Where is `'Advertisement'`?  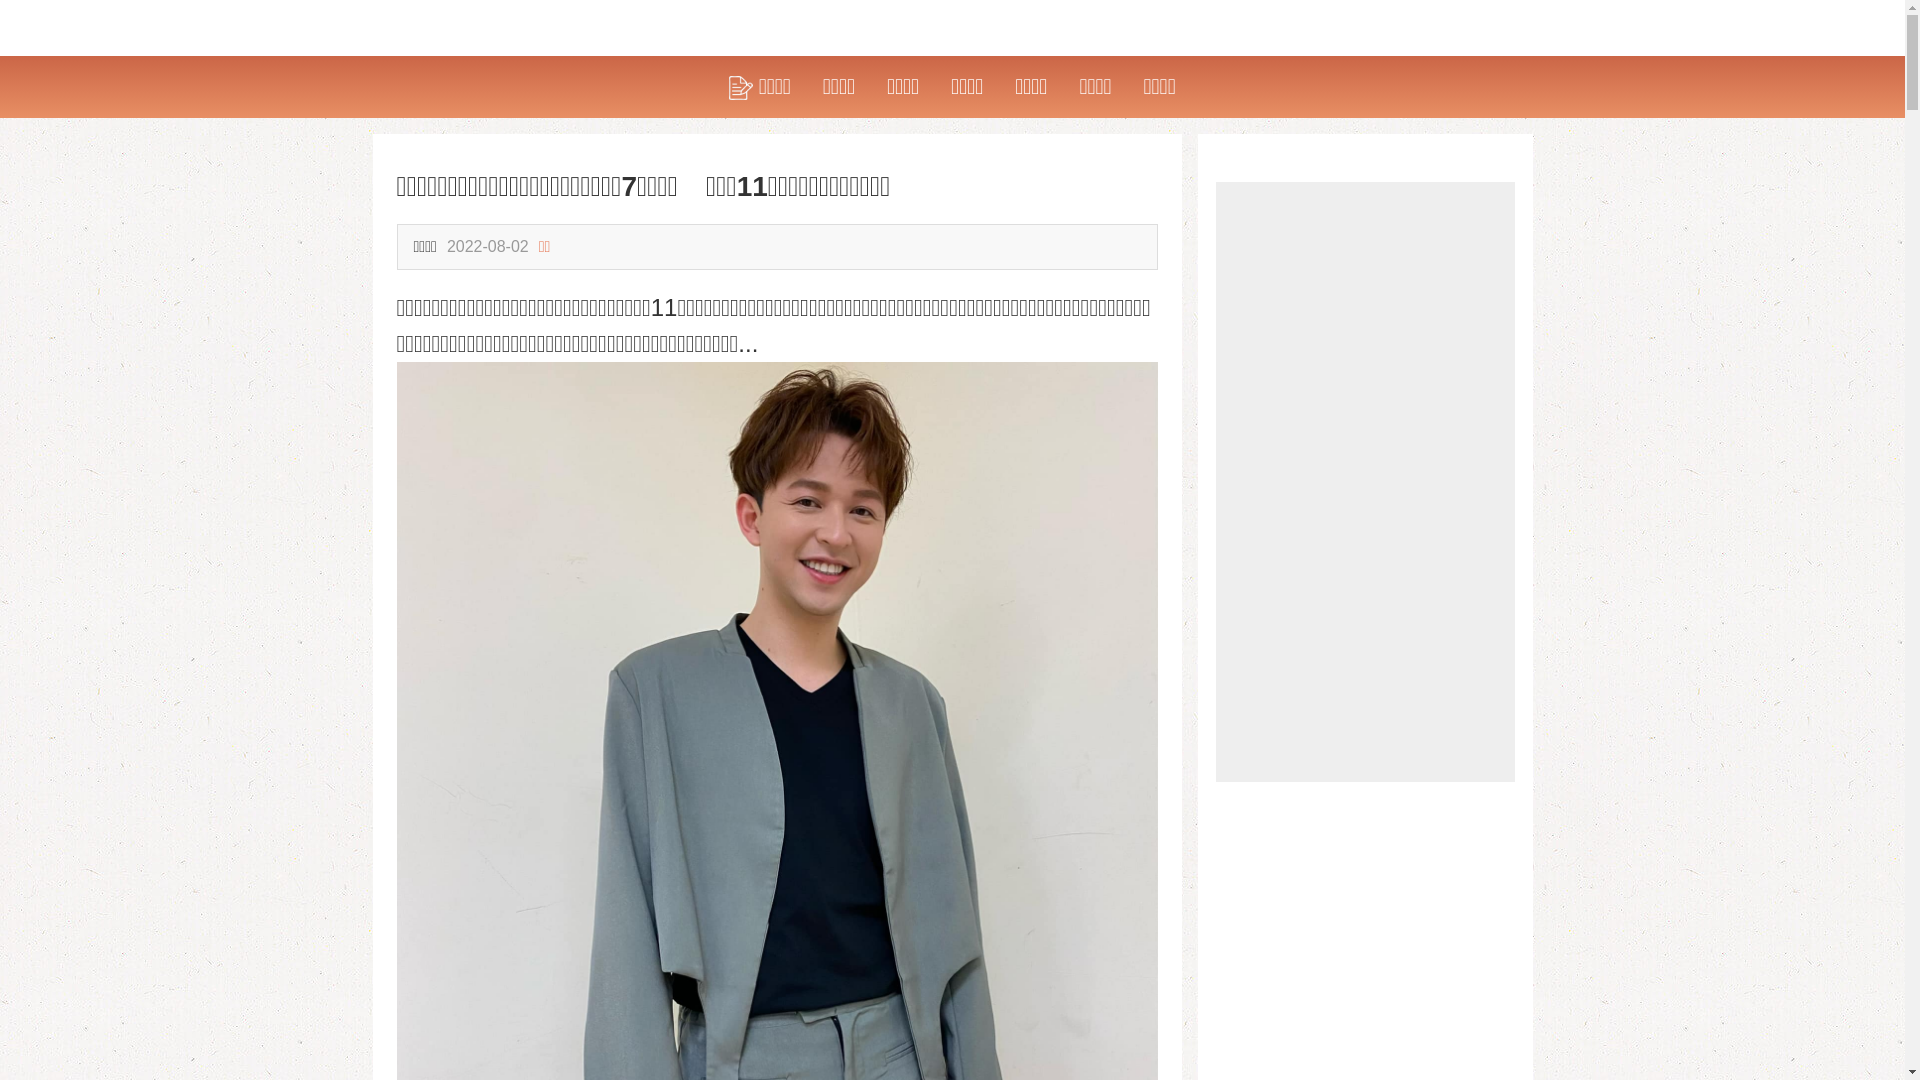 'Advertisement' is located at coordinates (1365, 482).